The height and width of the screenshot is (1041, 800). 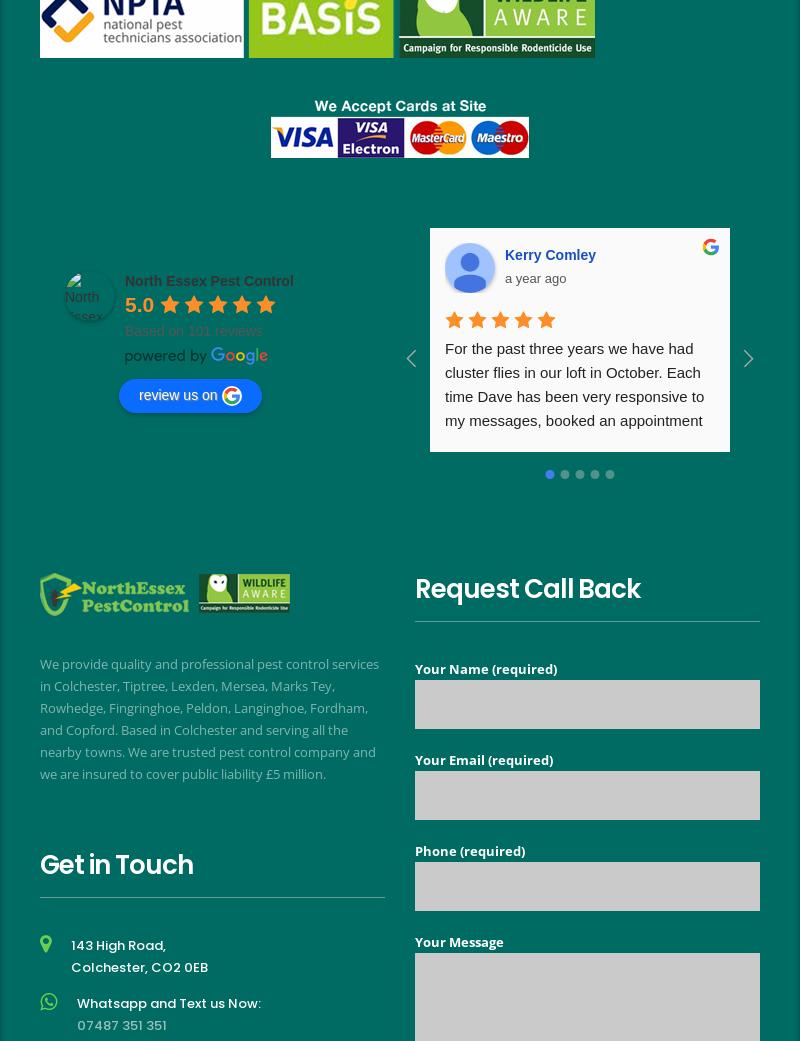 I want to click on 'Colchester, CO2 0EB', so click(x=139, y=966).